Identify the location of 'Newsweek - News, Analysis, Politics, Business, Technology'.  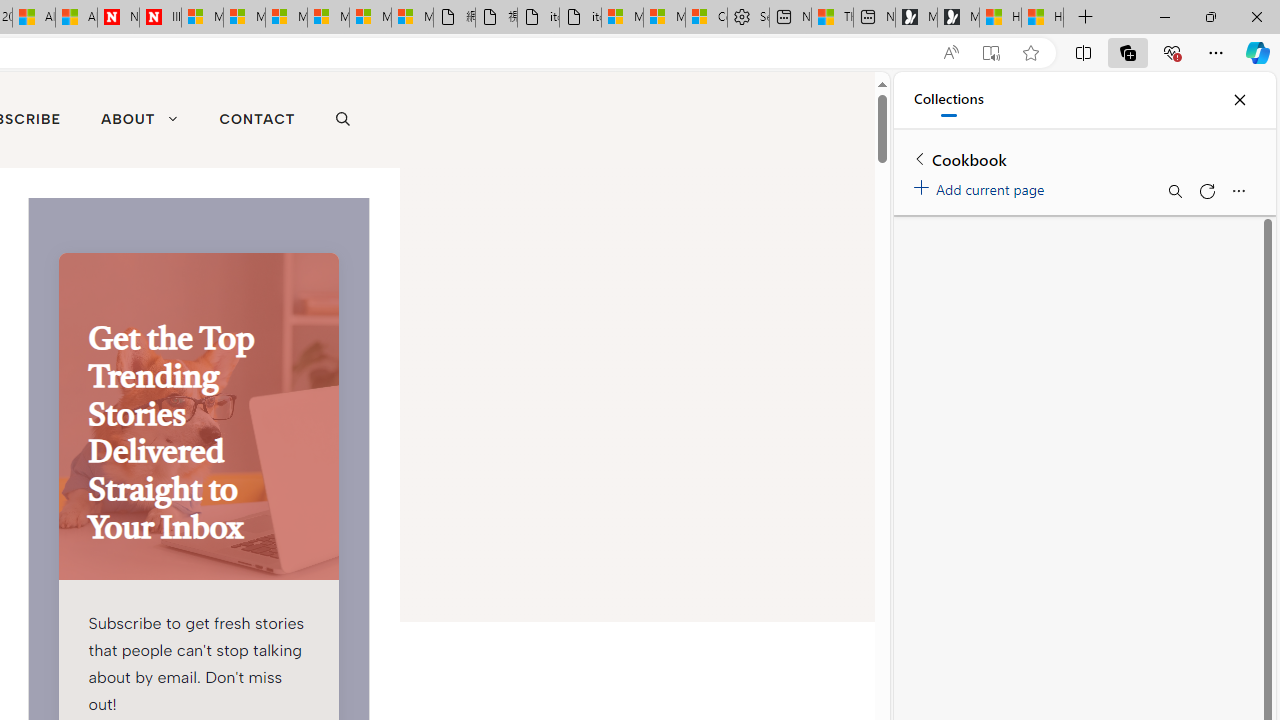
(118, 17).